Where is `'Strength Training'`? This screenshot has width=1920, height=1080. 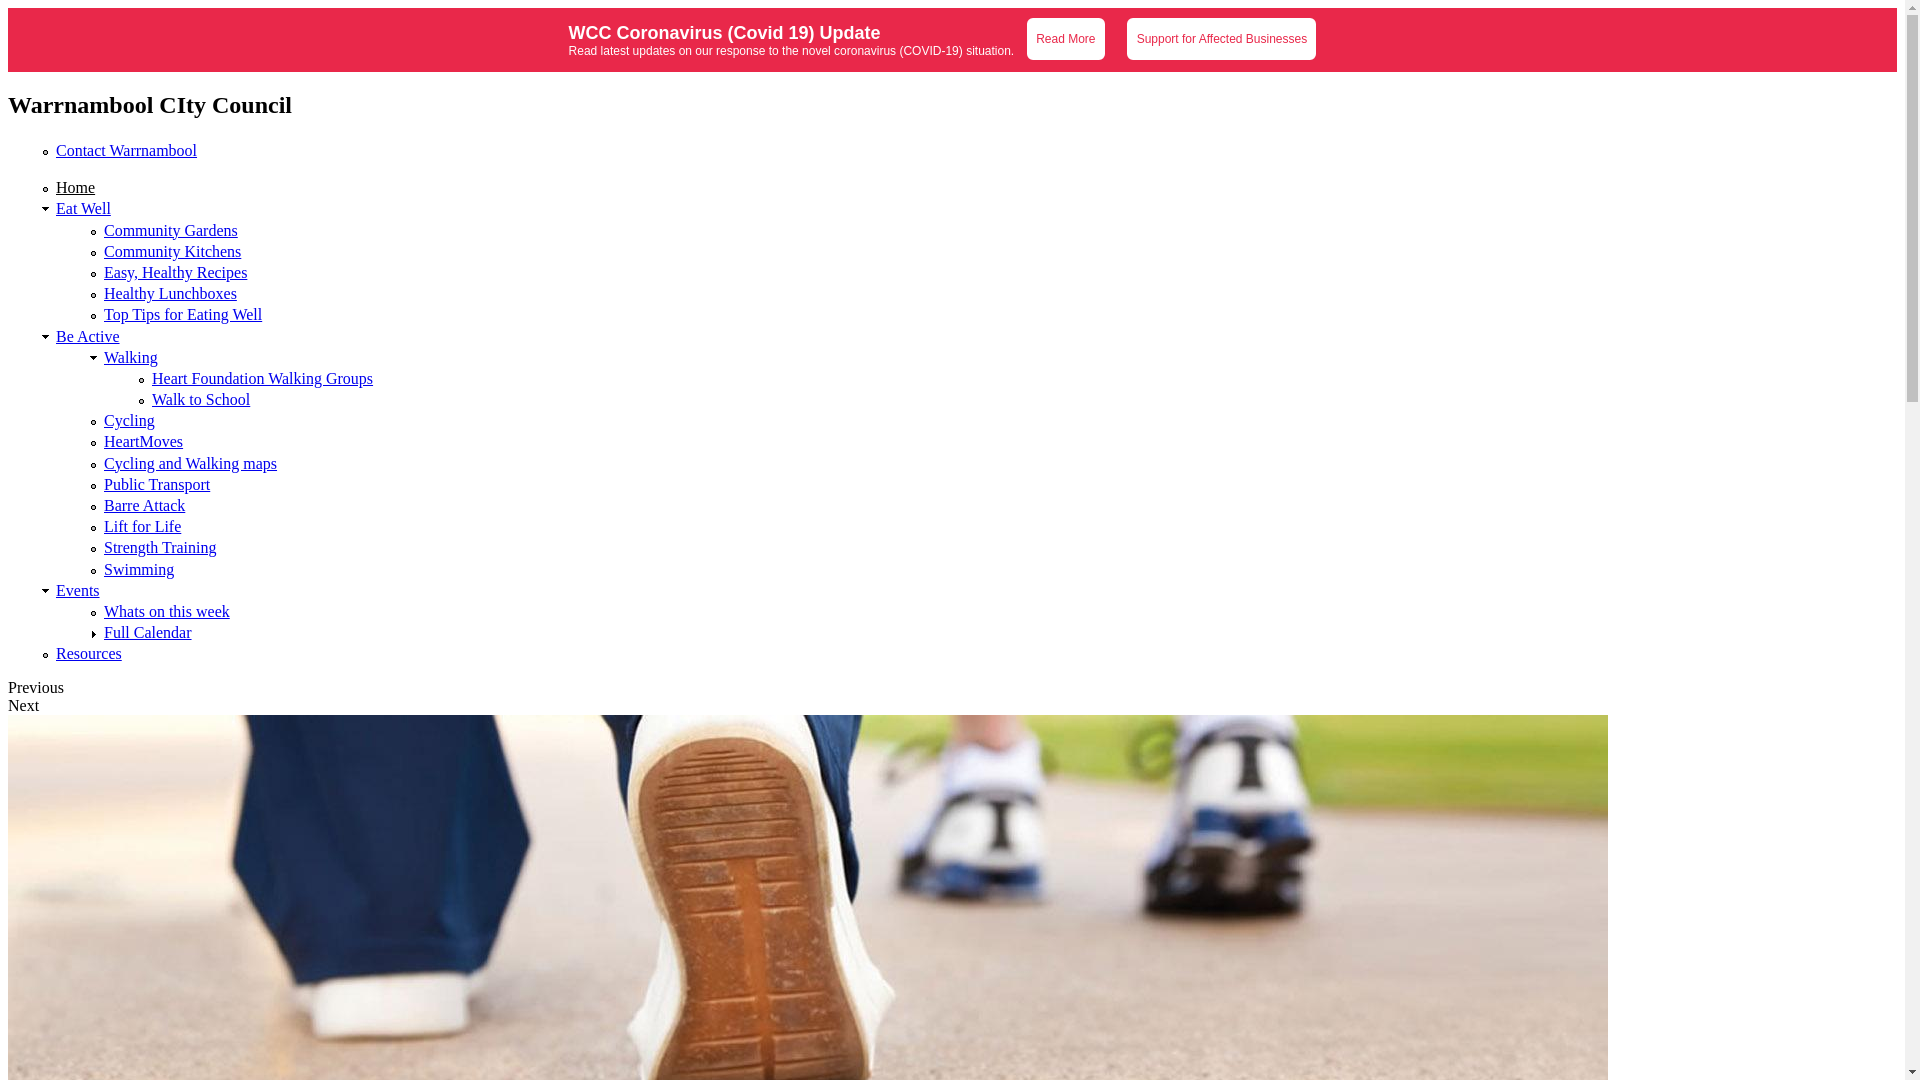 'Strength Training' is located at coordinates (158, 547).